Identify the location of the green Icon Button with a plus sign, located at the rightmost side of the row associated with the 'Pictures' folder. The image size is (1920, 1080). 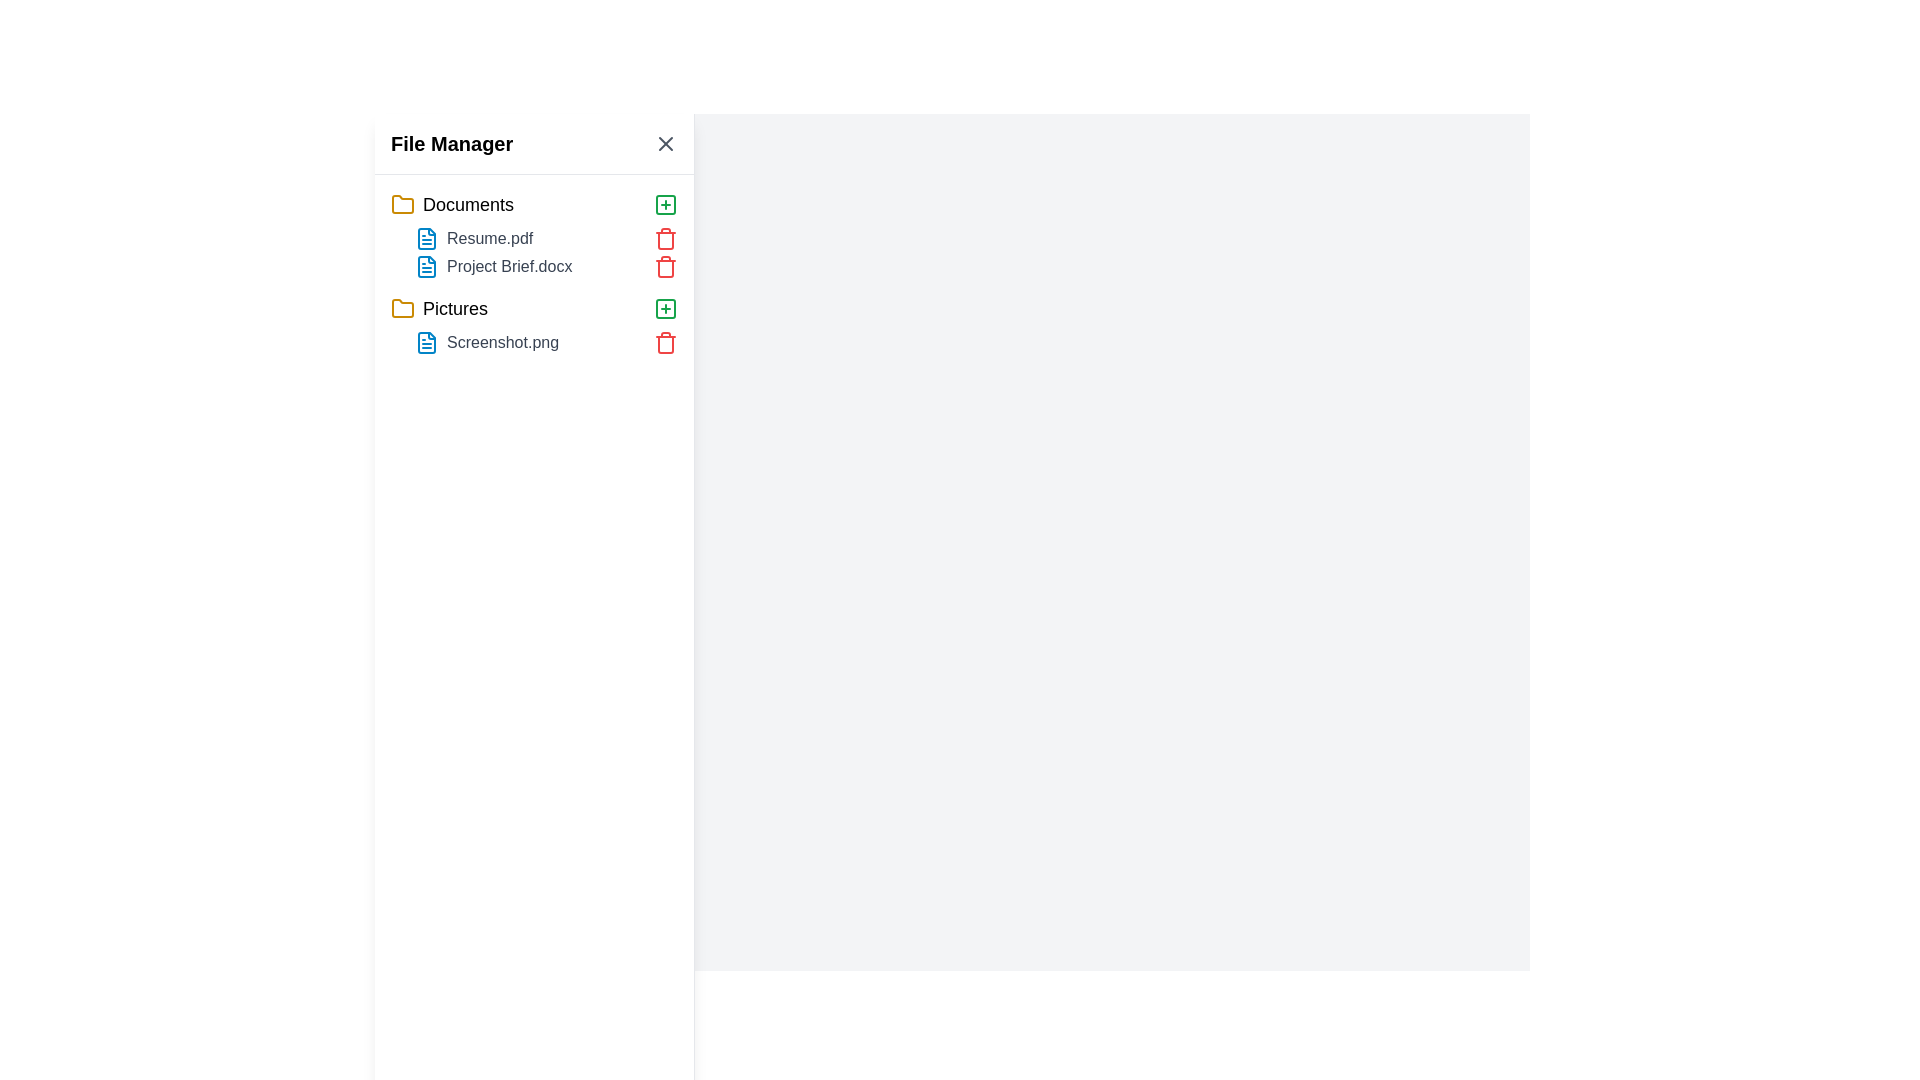
(666, 204).